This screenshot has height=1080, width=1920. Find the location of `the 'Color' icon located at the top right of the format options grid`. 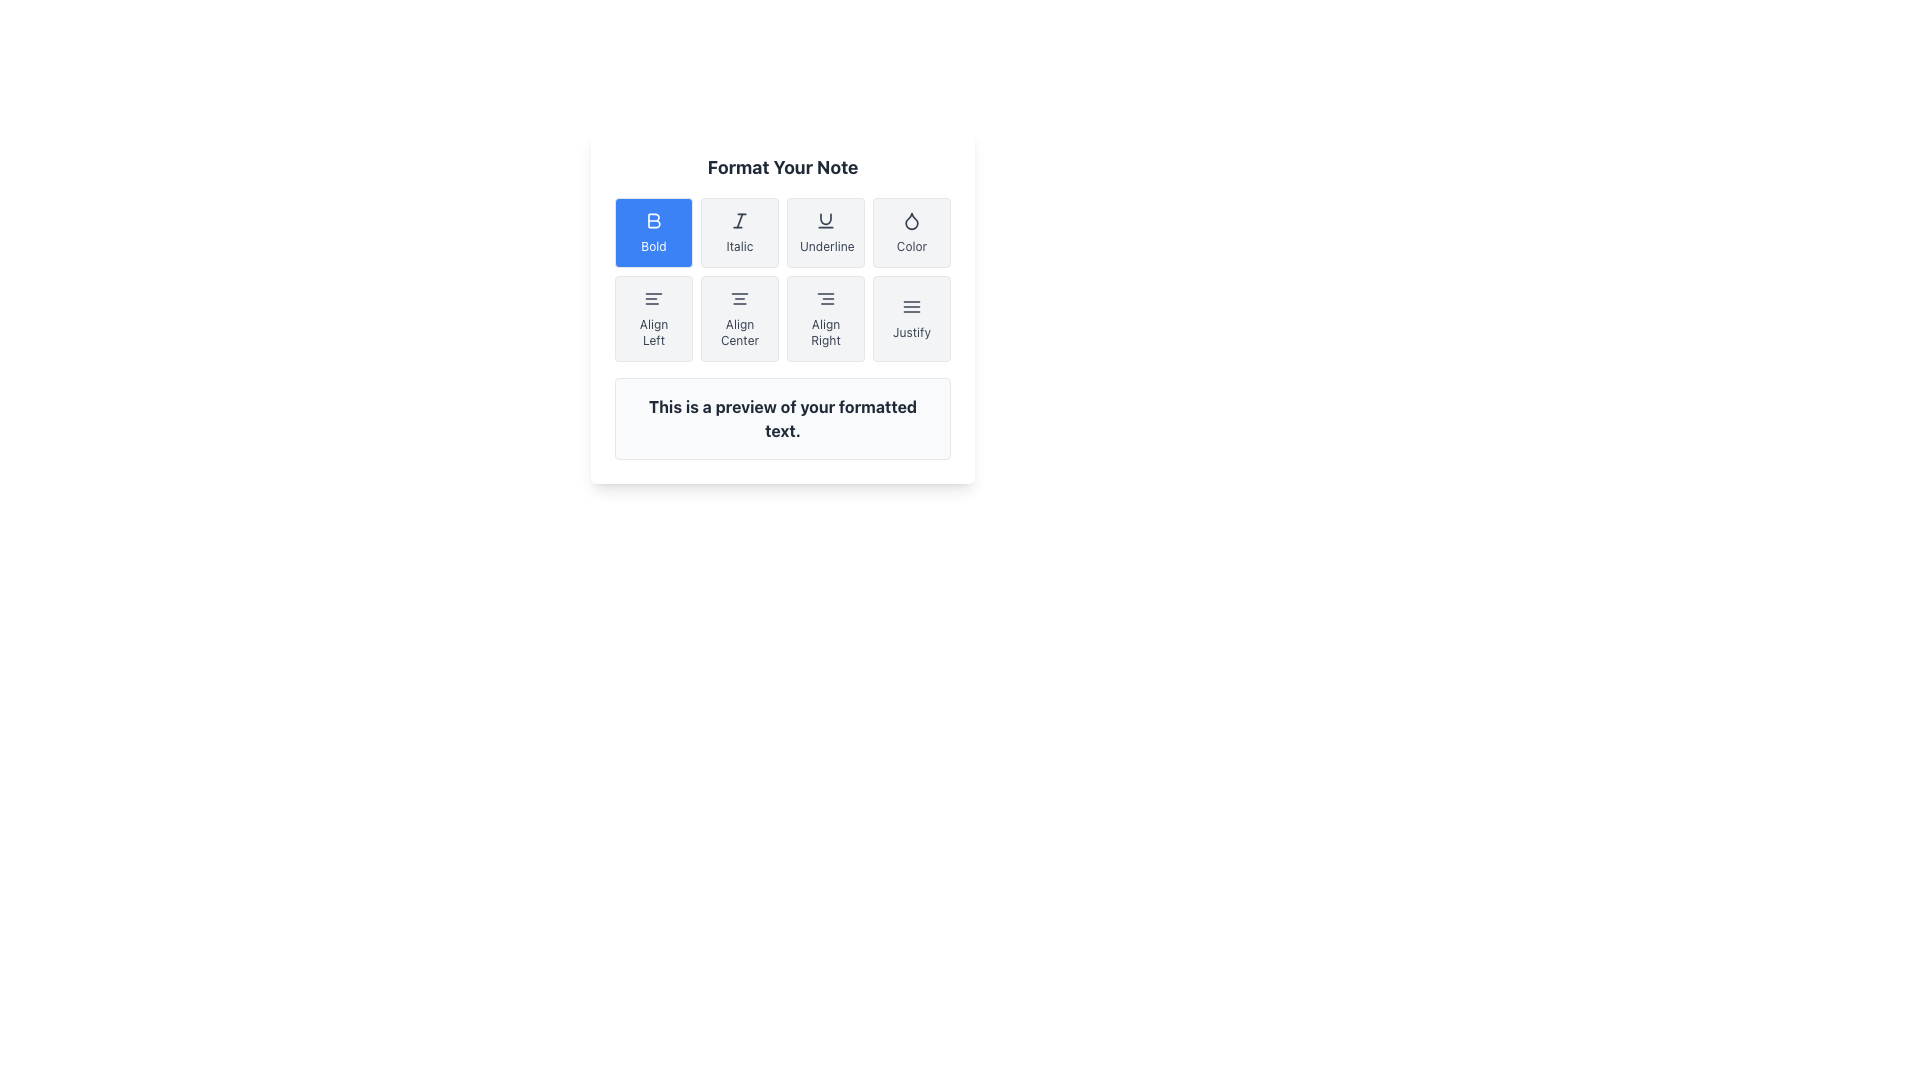

the 'Color' icon located at the top right of the format options grid is located at coordinates (911, 220).